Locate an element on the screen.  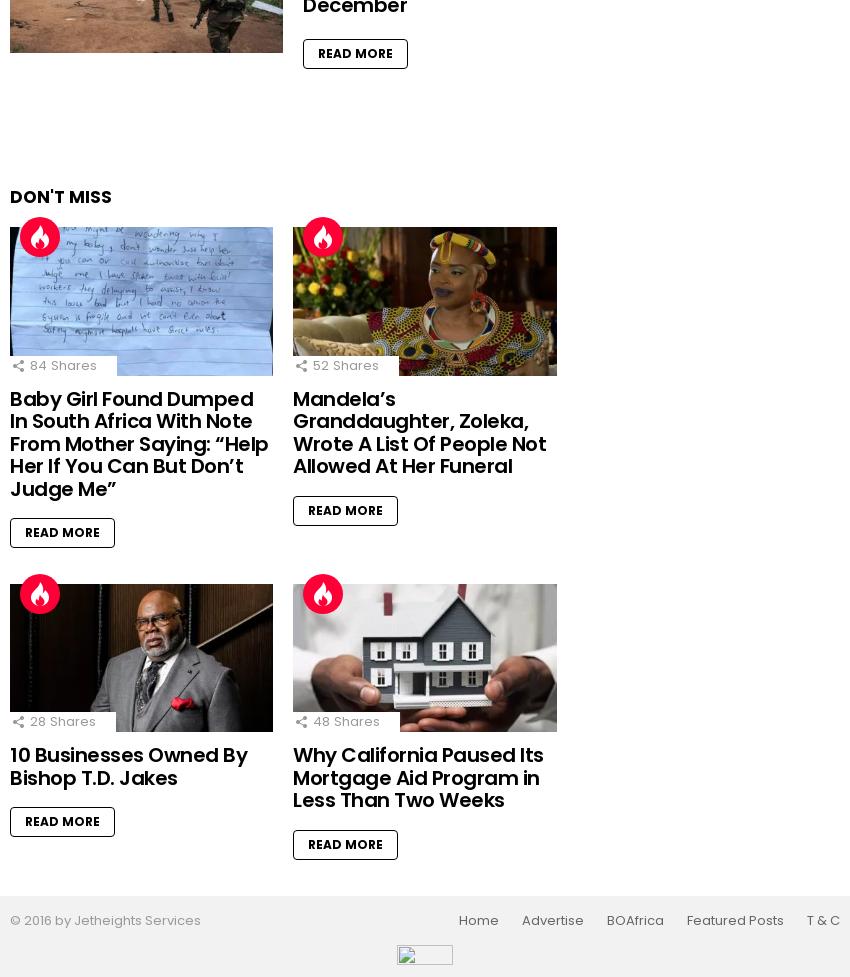
'Why California Paused Its Mortgage Aid Program in Less Than Two Weeks' is located at coordinates (418, 777).